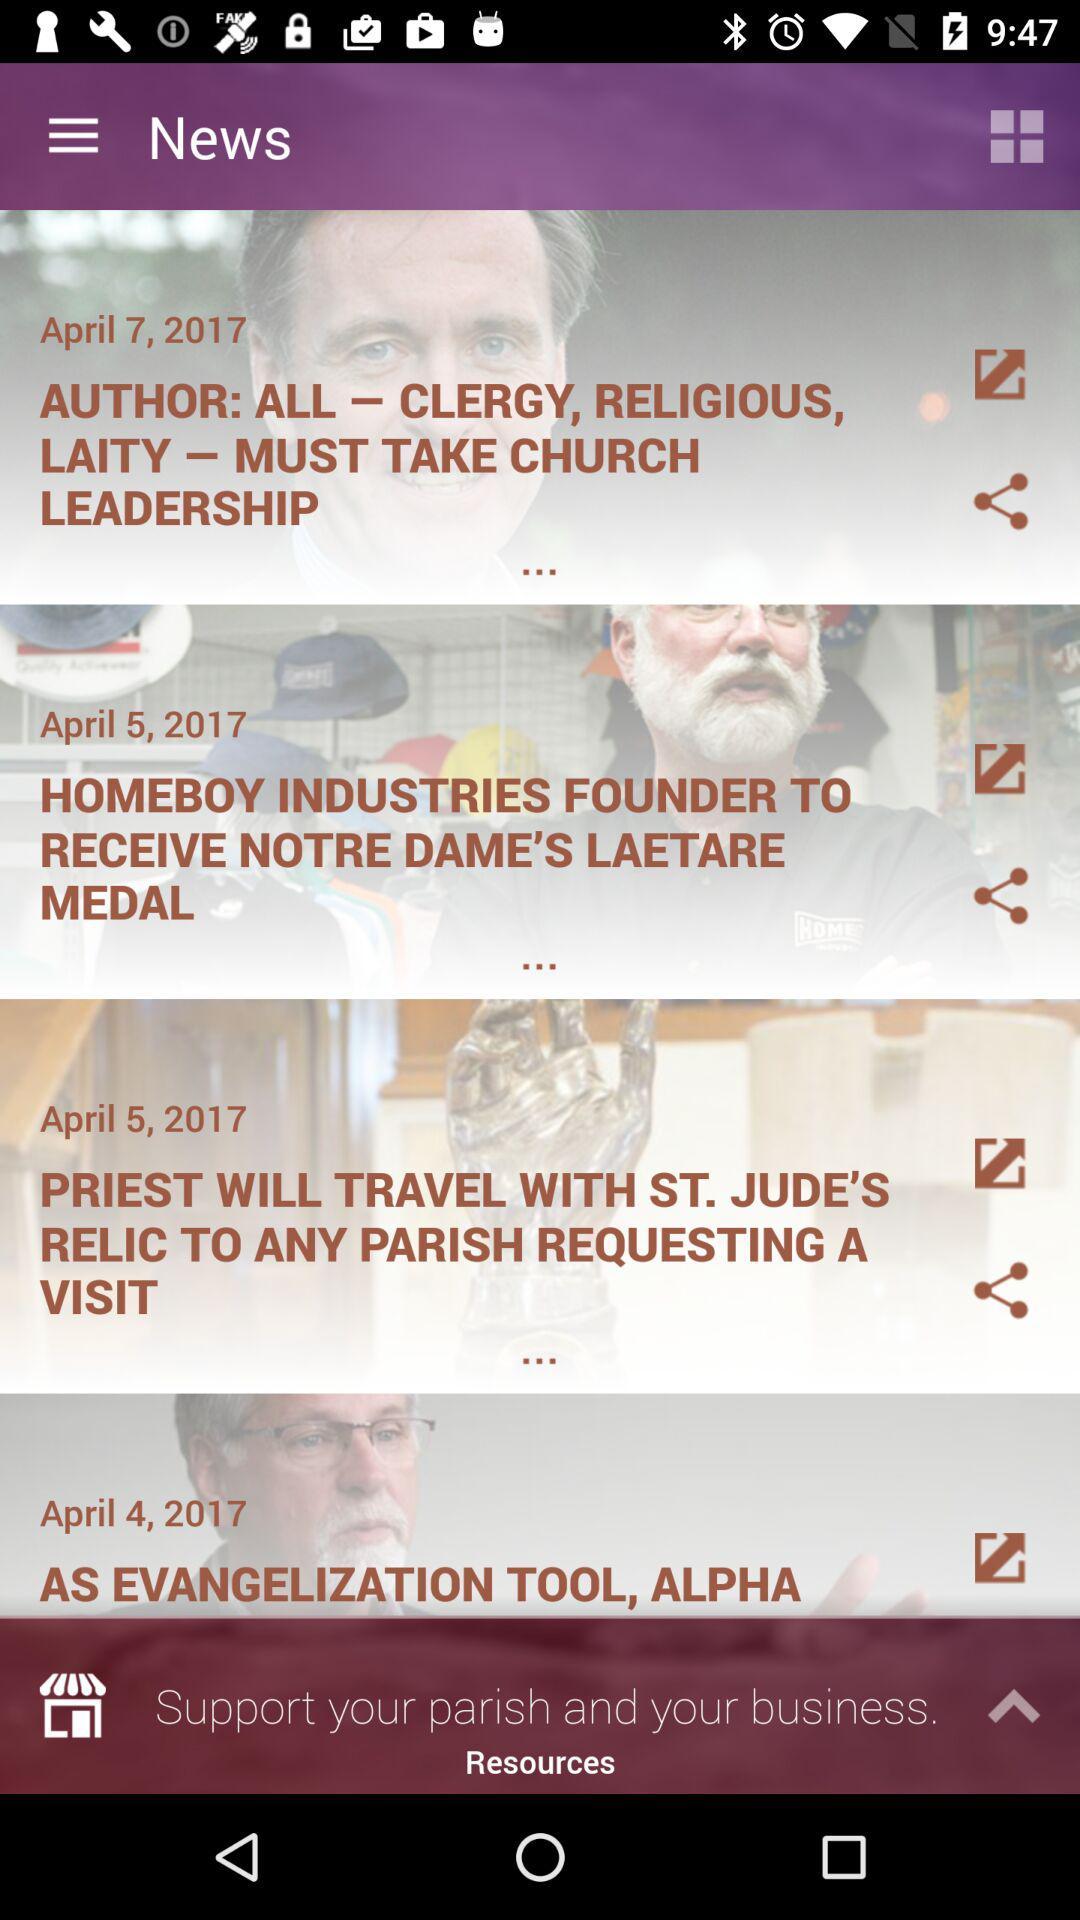 The height and width of the screenshot is (1920, 1080). I want to click on item to the left of news icon, so click(72, 135).